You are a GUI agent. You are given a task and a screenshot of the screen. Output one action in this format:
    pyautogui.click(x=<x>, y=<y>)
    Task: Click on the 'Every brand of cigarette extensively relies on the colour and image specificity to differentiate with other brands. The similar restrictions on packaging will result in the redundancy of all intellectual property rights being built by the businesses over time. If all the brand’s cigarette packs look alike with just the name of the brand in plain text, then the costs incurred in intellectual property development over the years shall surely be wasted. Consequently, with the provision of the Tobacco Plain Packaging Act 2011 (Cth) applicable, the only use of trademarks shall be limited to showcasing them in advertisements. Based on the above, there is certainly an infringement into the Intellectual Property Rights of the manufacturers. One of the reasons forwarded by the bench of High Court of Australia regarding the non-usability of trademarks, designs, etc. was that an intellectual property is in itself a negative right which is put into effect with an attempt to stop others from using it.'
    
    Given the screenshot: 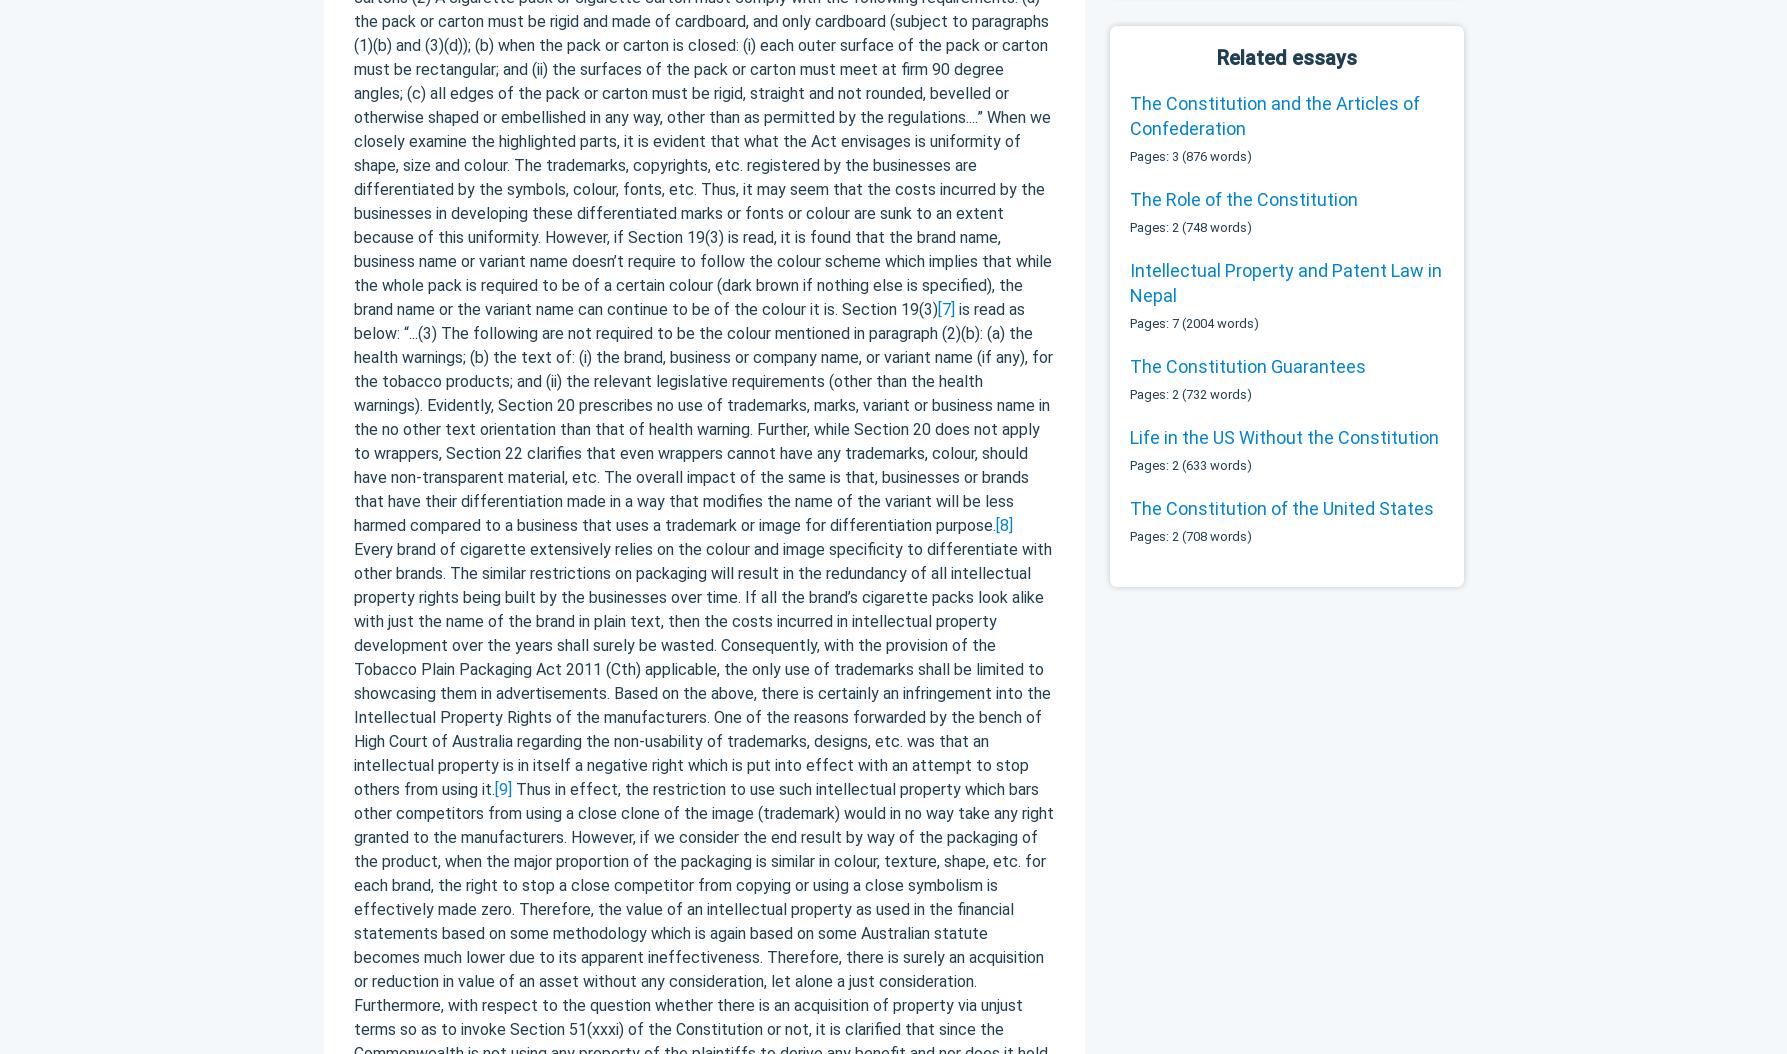 What is the action you would take?
    pyautogui.click(x=700, y=668)
    